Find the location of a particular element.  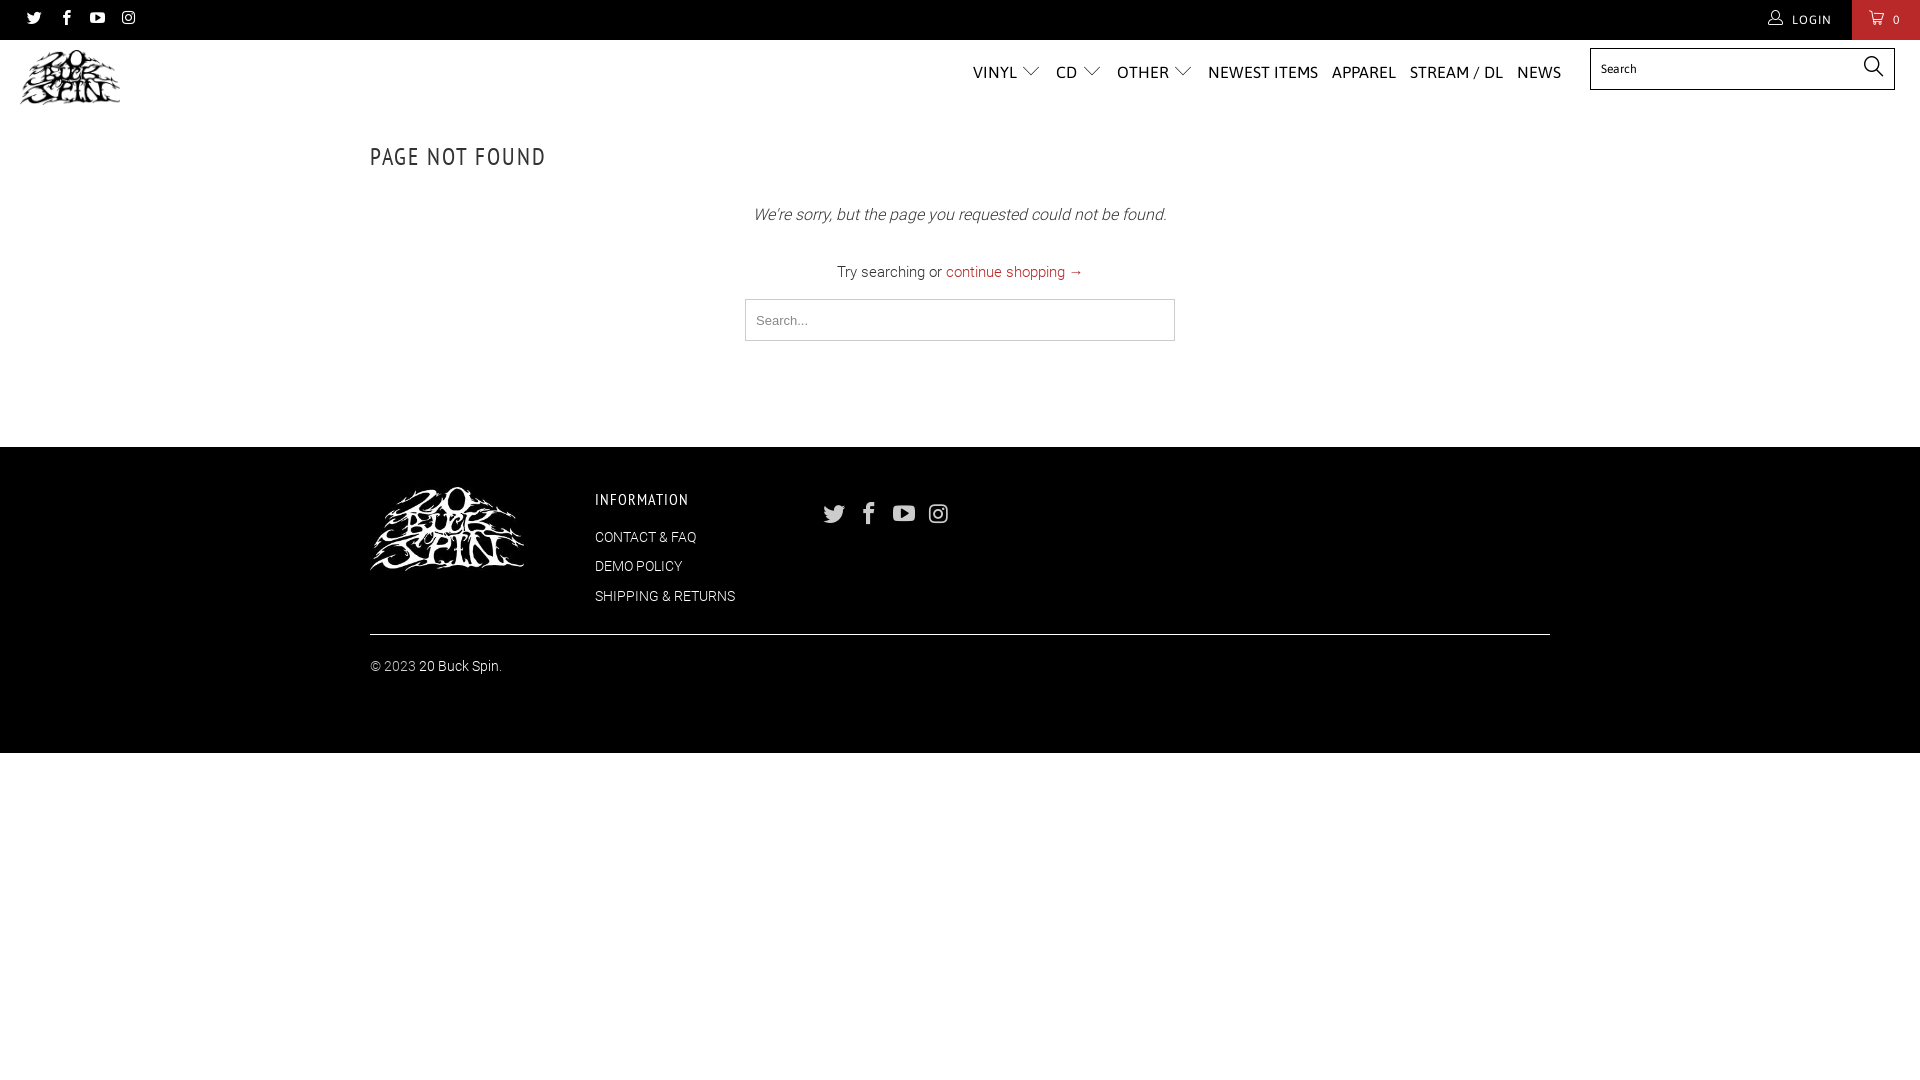

'20 Buck Spin on Facebook' is located at coordinates (869, 514).